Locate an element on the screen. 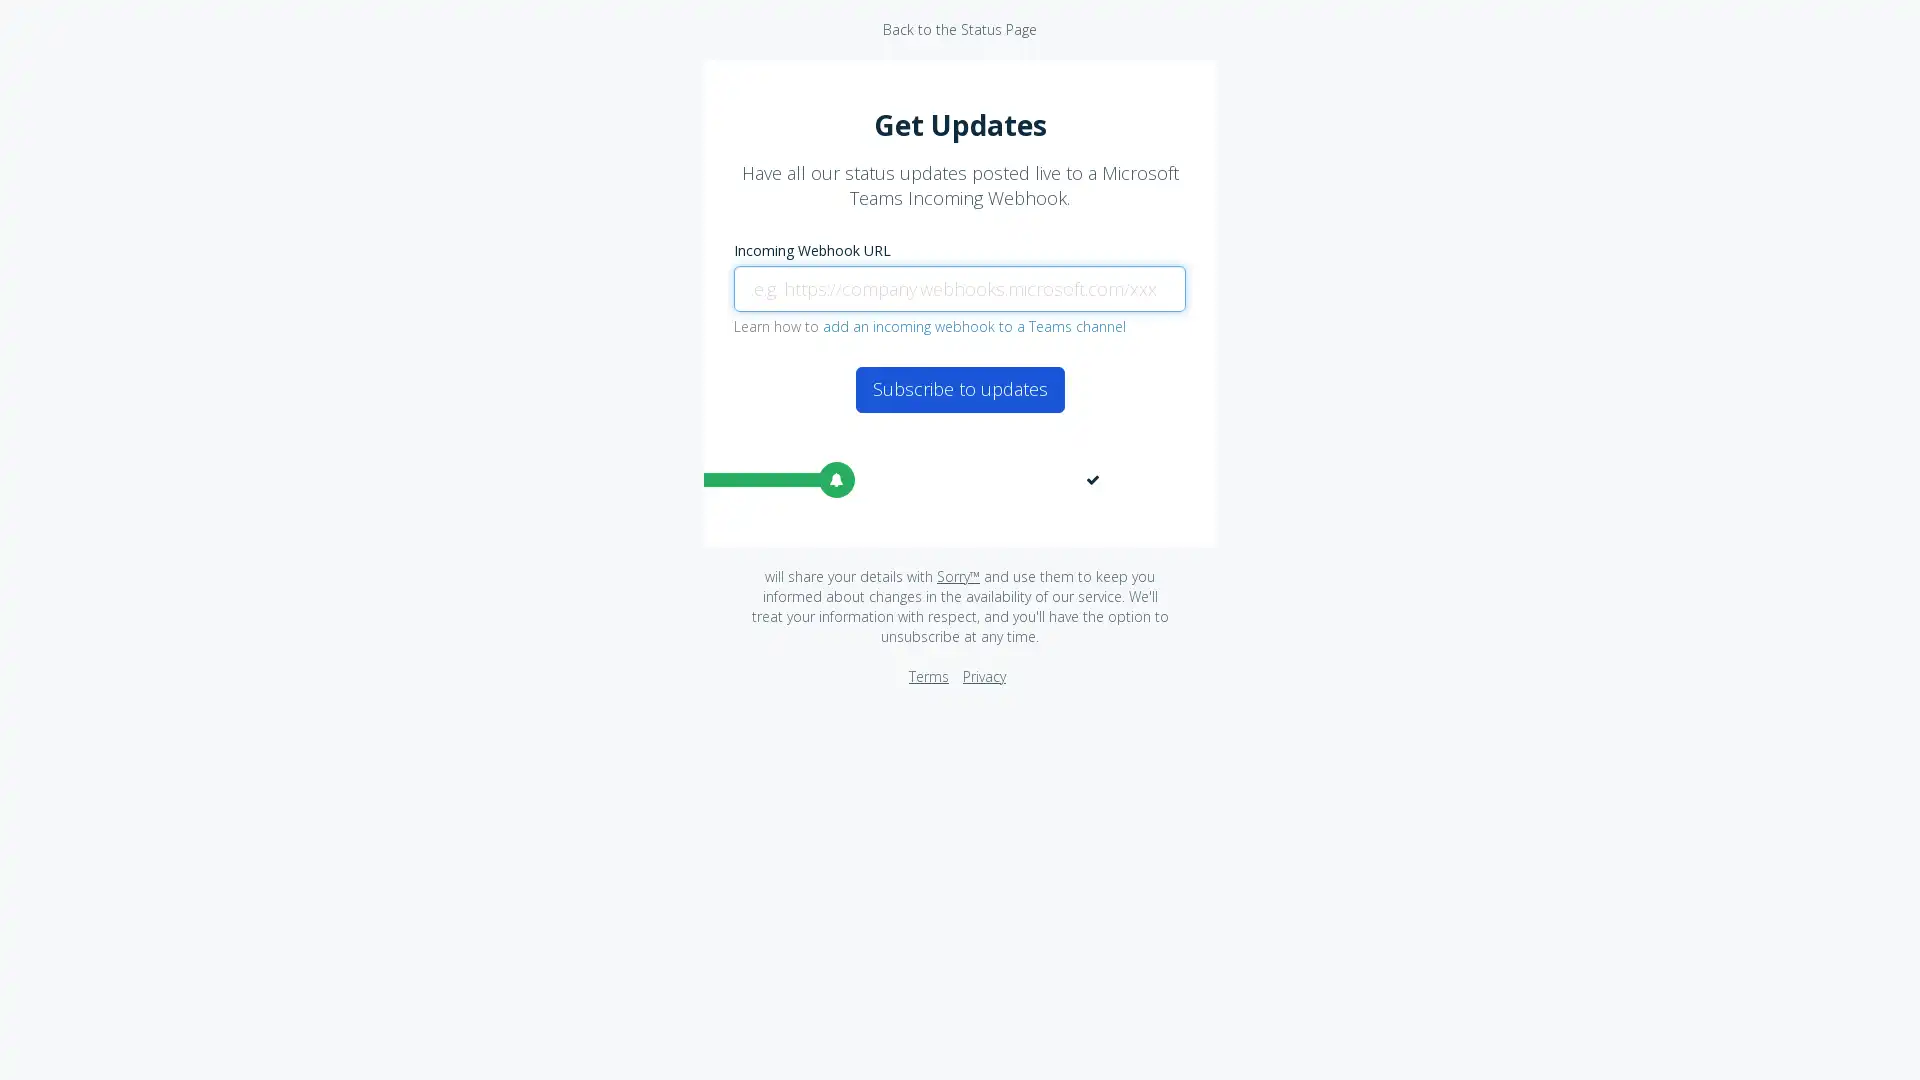 This screenshot has width=1920, height=1080. Subscribe to updates is located at coordinates (958, 389).